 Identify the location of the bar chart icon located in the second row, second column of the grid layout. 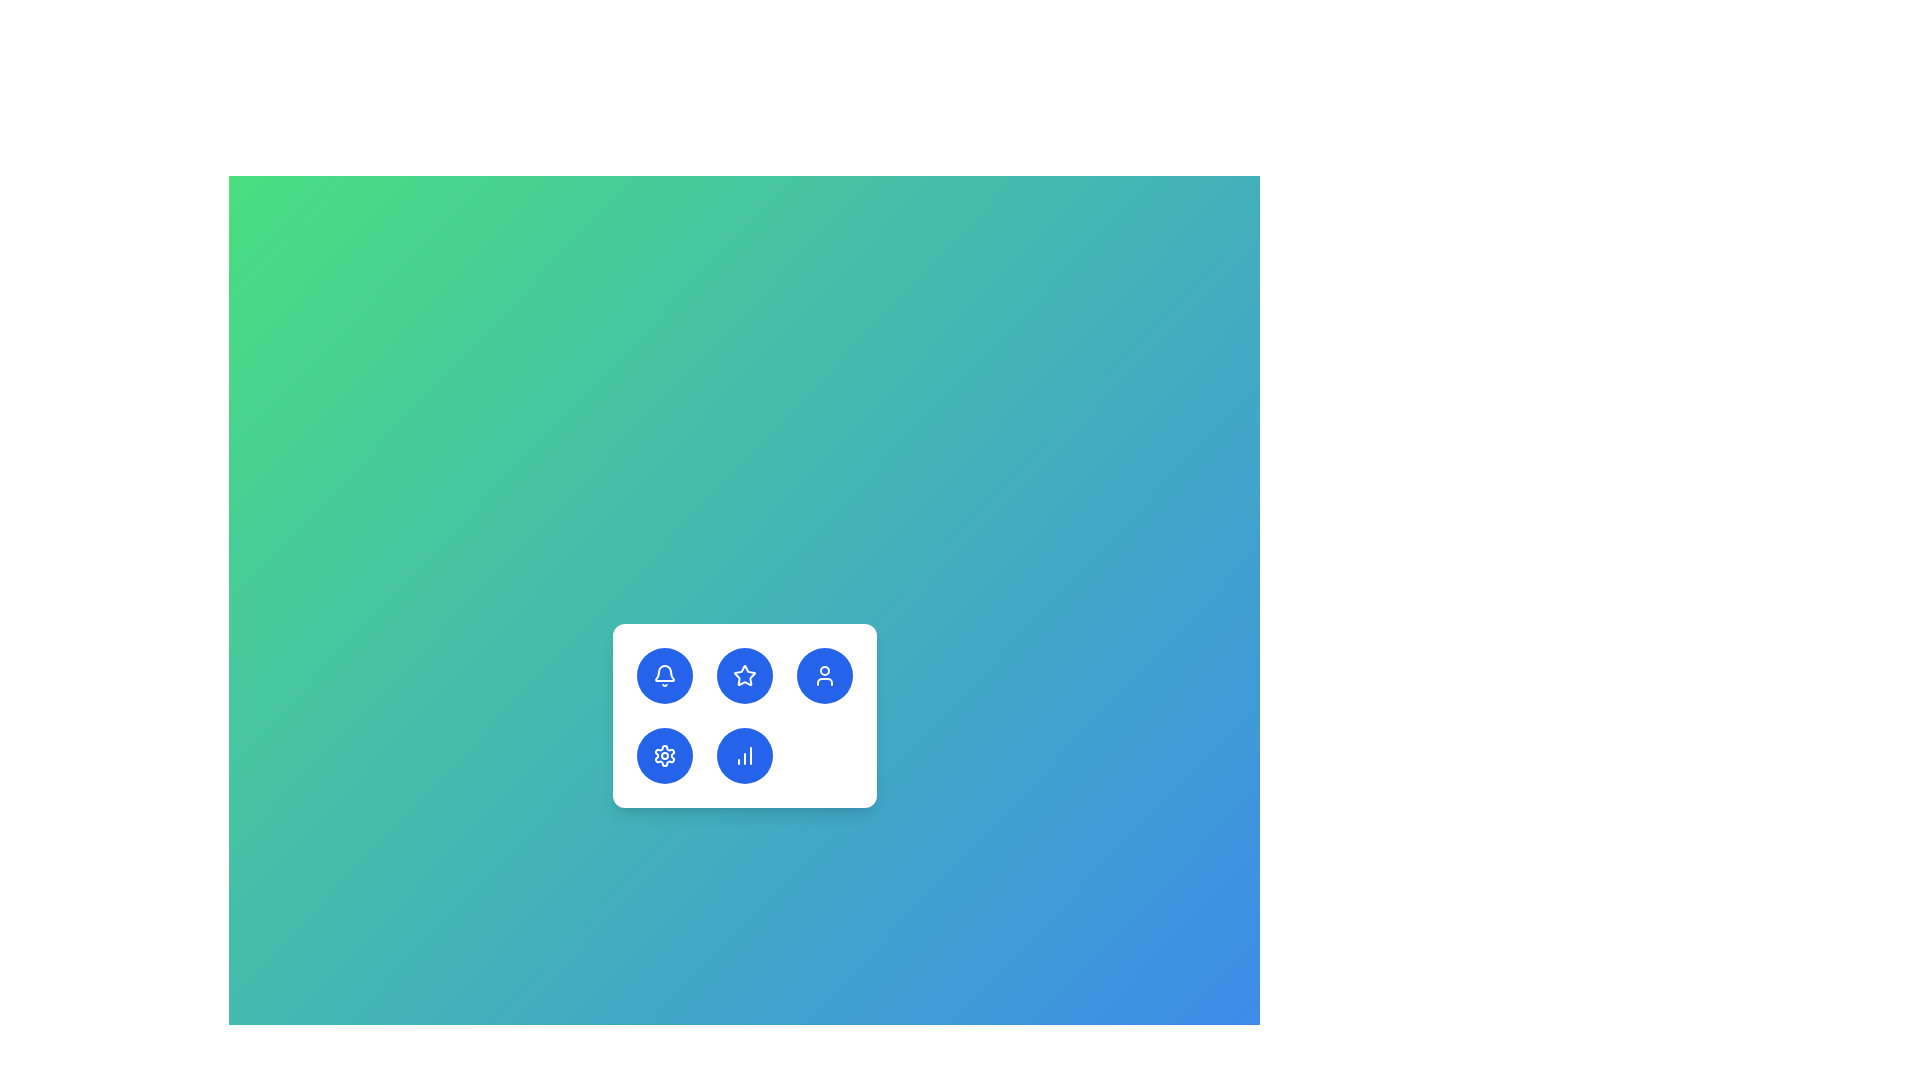
(743, 756).